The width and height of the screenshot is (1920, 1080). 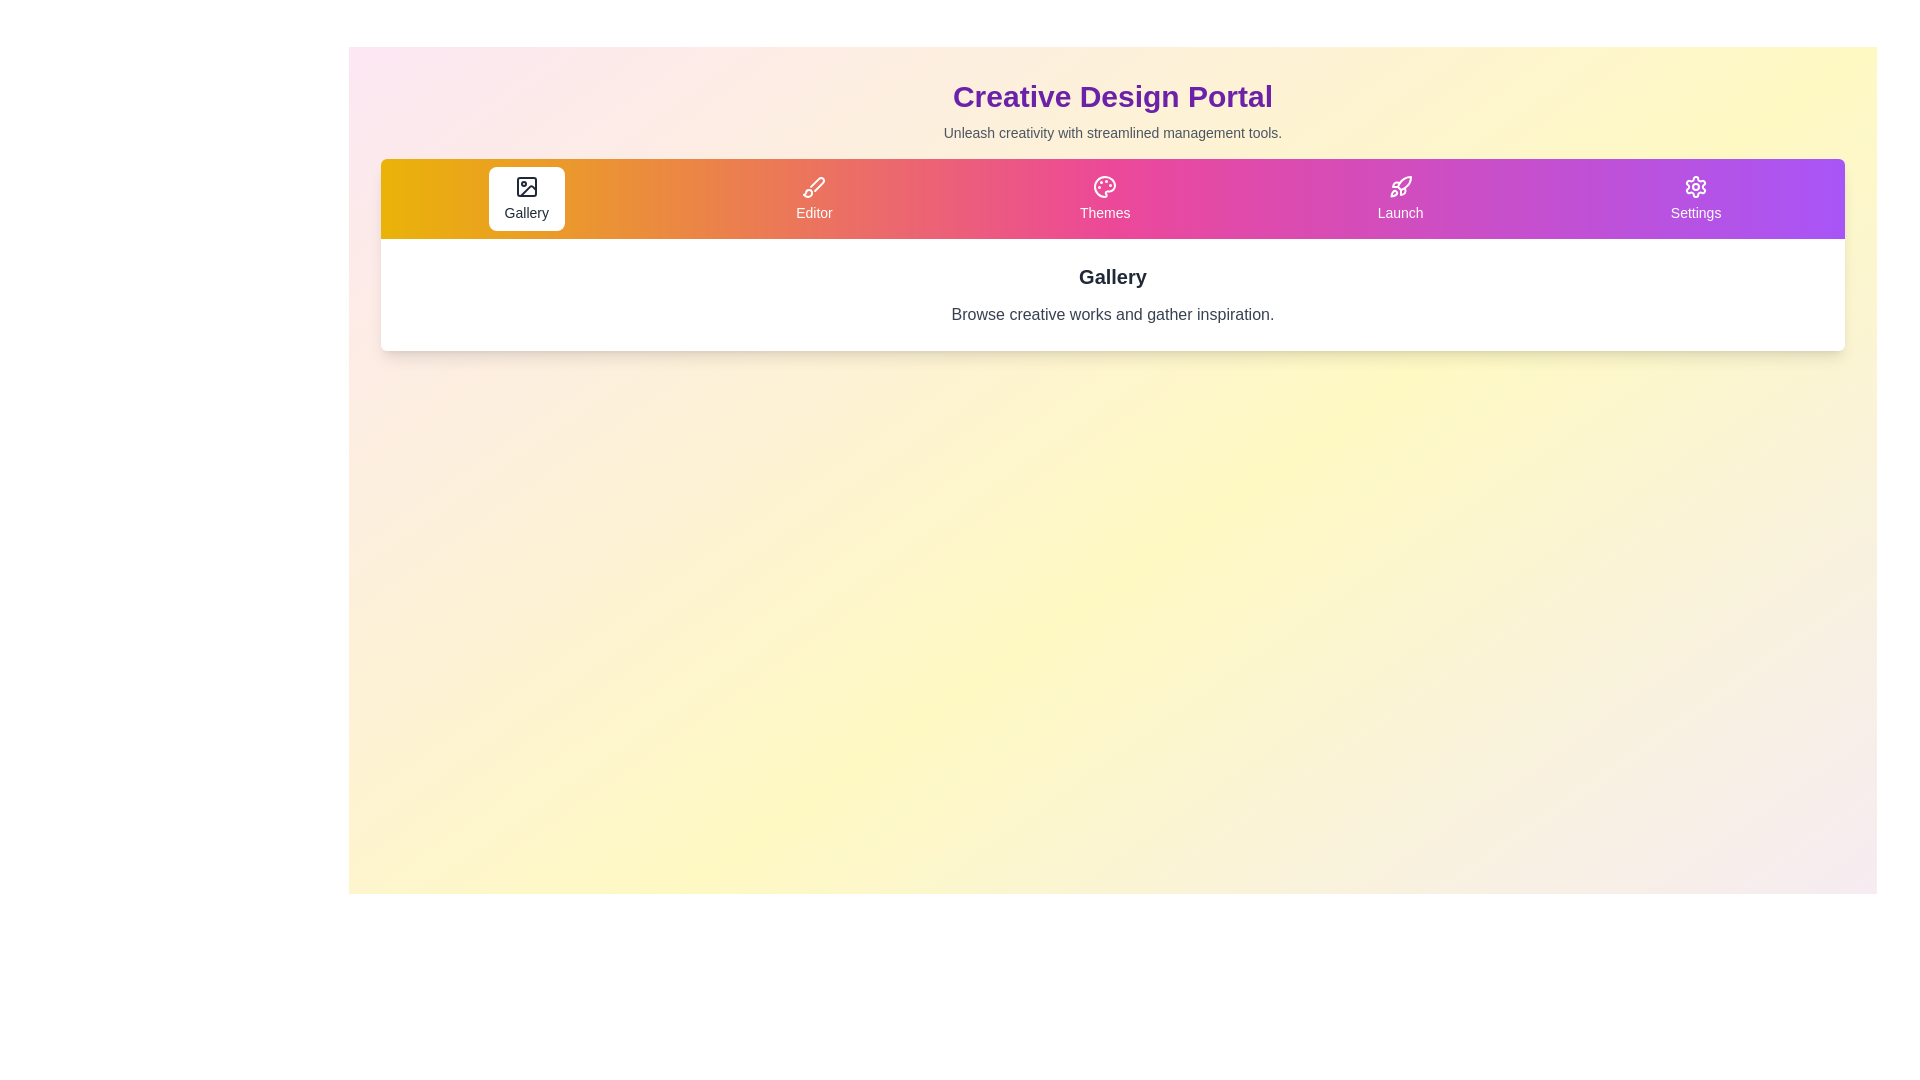 What do you see at coordinates (1695, 186) in the screenshot?
I see `the 'Settings' gear icon located at the far right of the navigation bar` at bounding box center [1695, 186].